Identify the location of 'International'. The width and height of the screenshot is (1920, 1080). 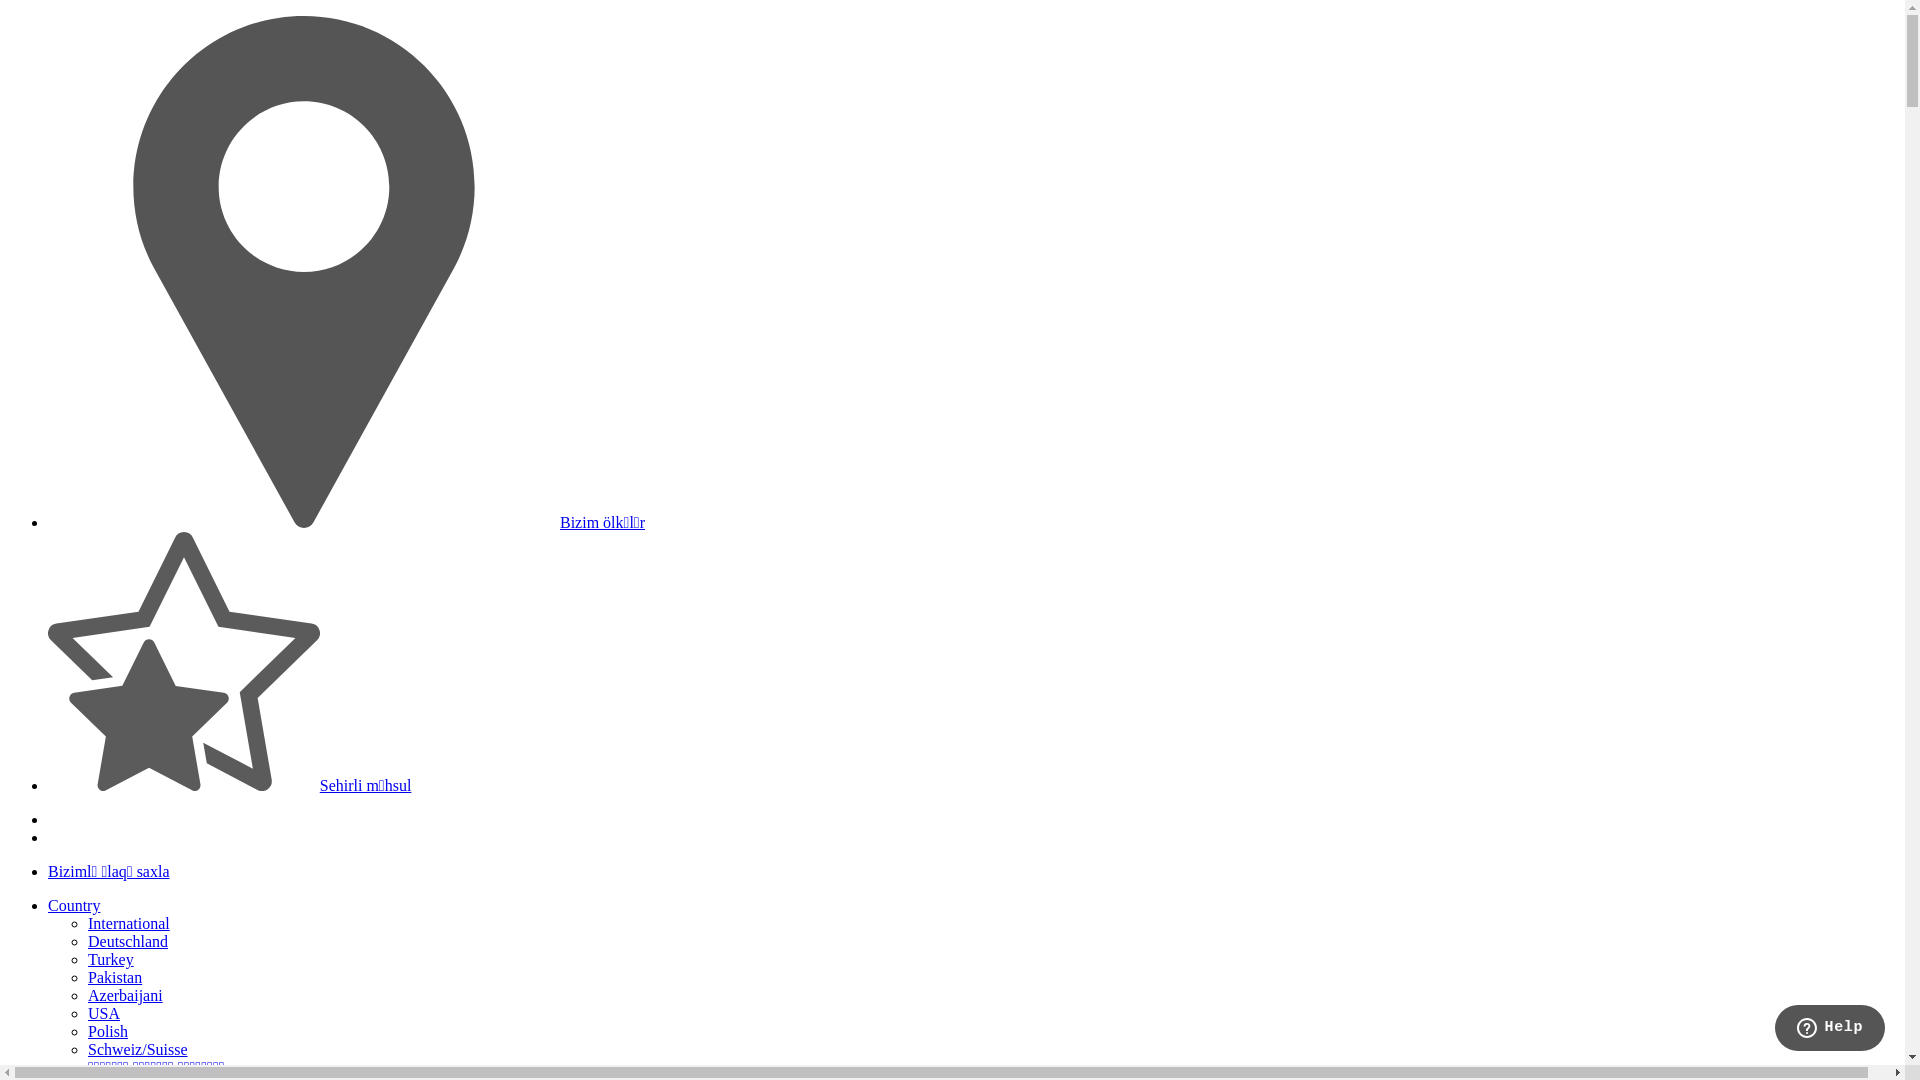
(86, 923).